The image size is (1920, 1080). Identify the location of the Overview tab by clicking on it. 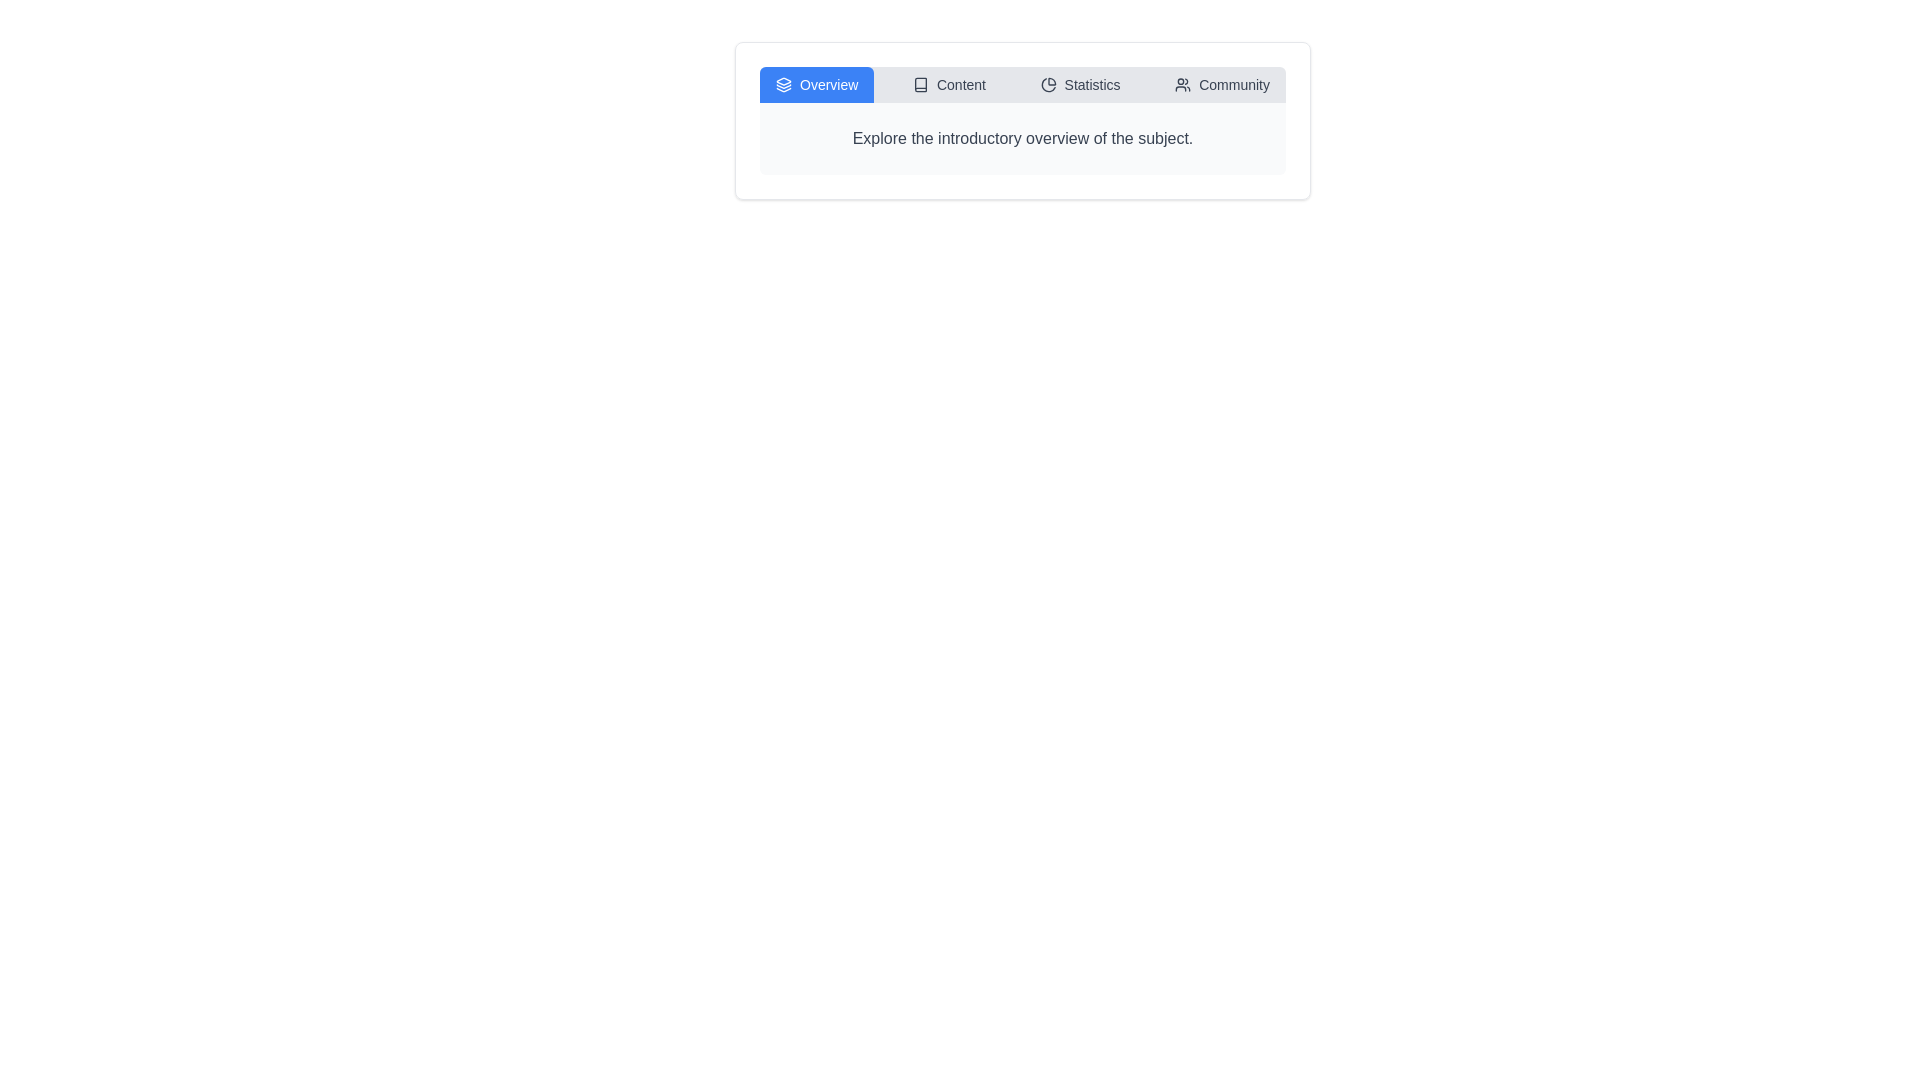
(816, 83).